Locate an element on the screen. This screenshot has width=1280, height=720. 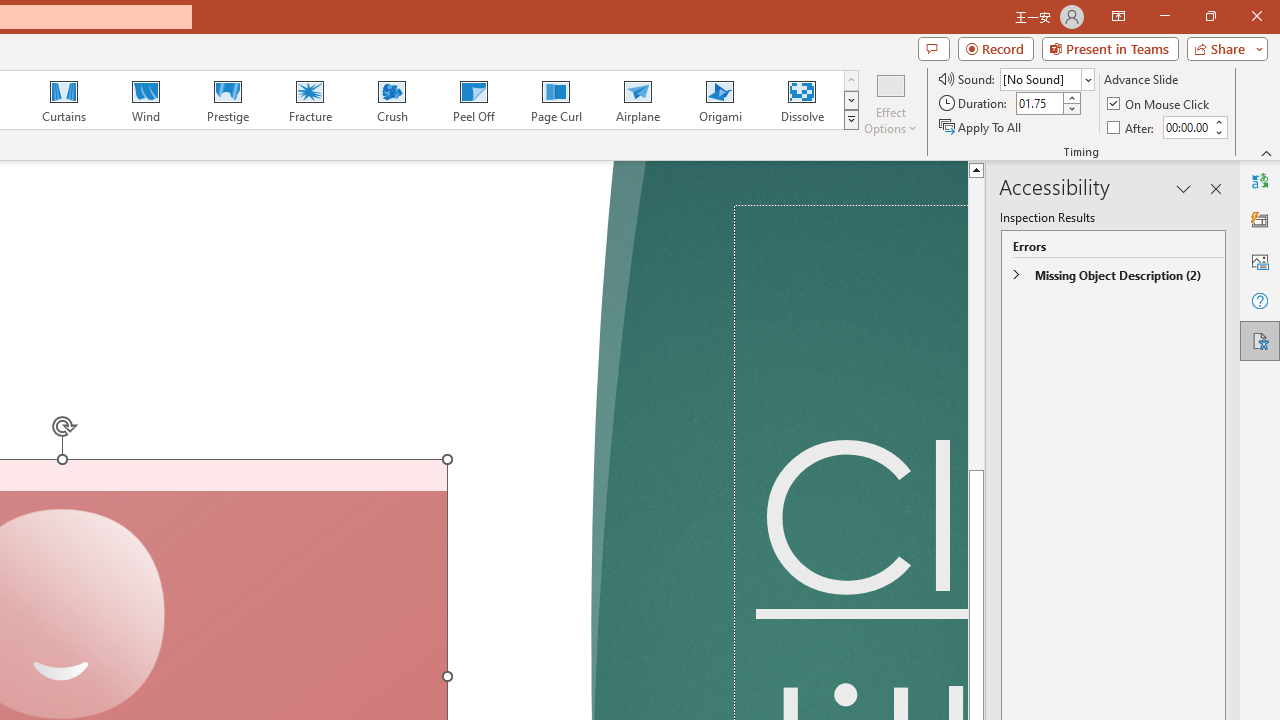
'Page Curl' is located at coordinates (555, 100).